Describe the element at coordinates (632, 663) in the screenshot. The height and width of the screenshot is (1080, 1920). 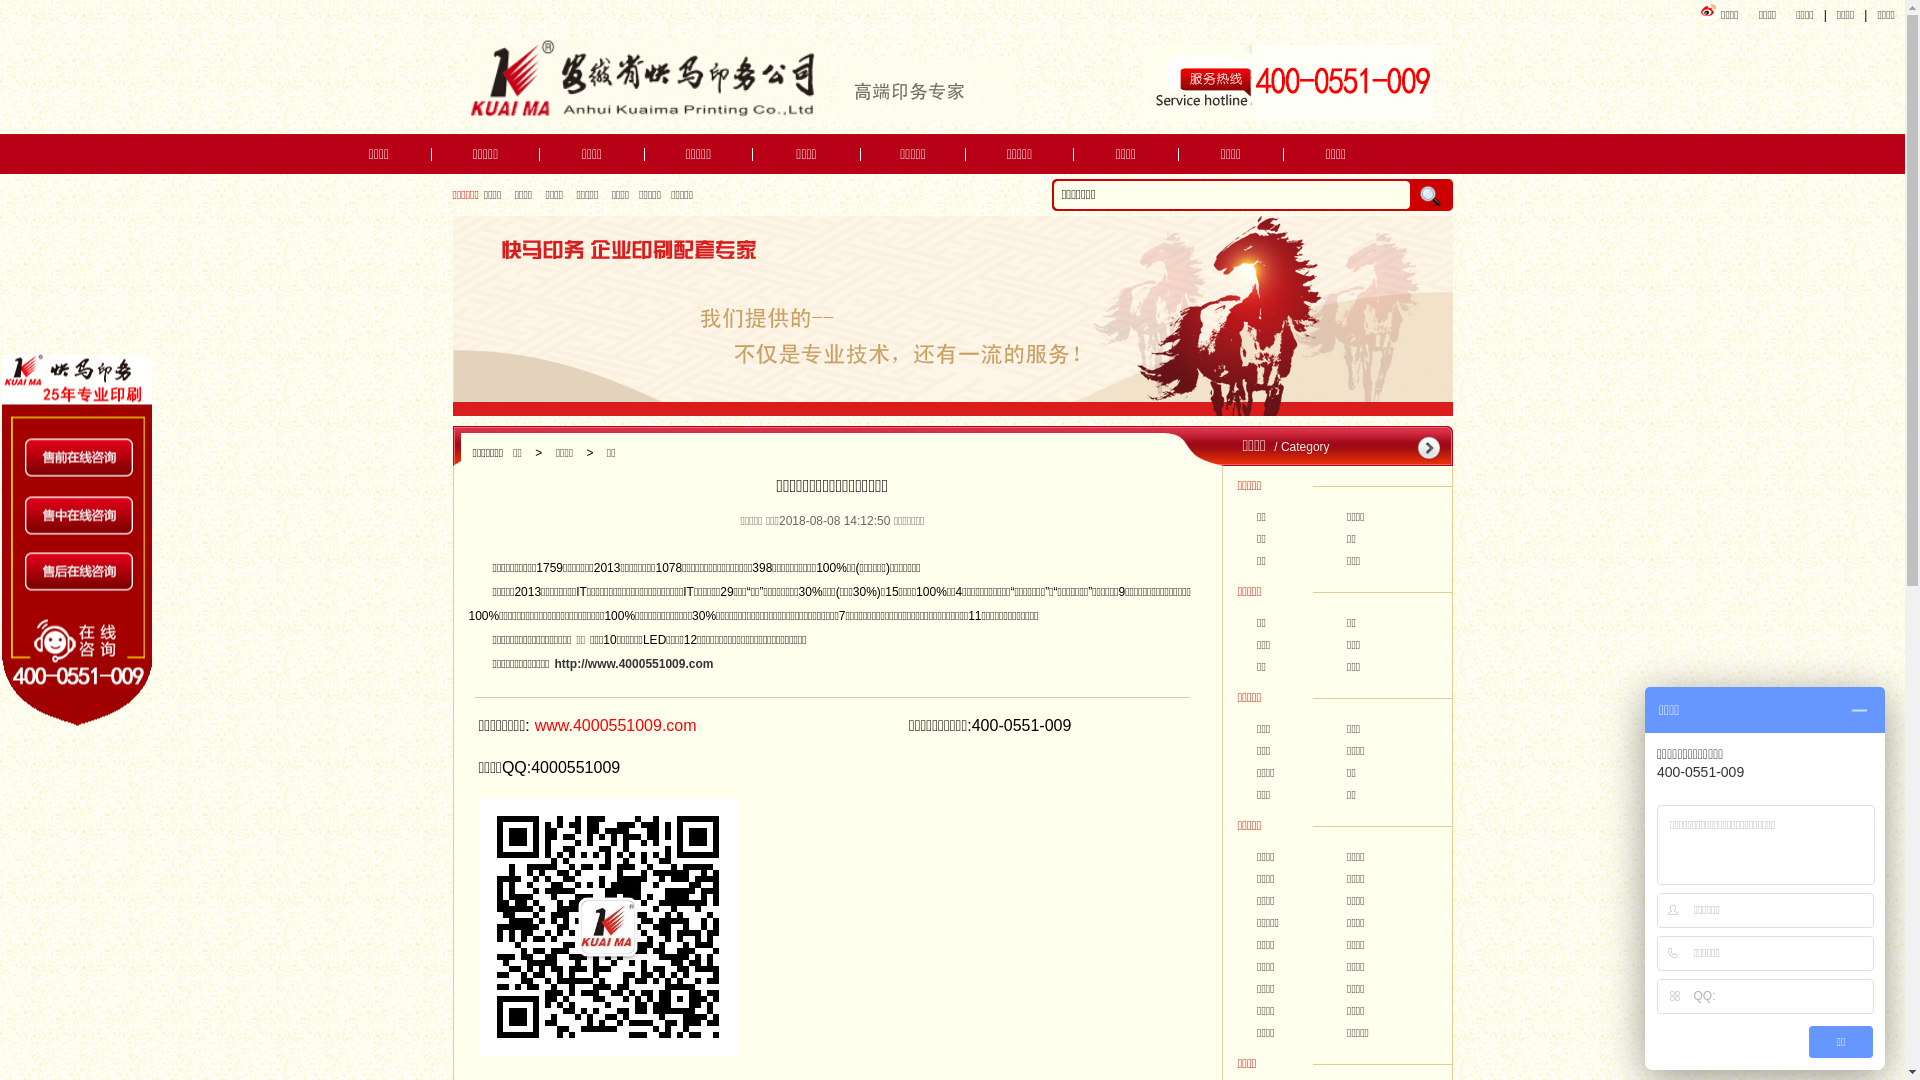
I see `'http://www.4000551009.com'` at that location.